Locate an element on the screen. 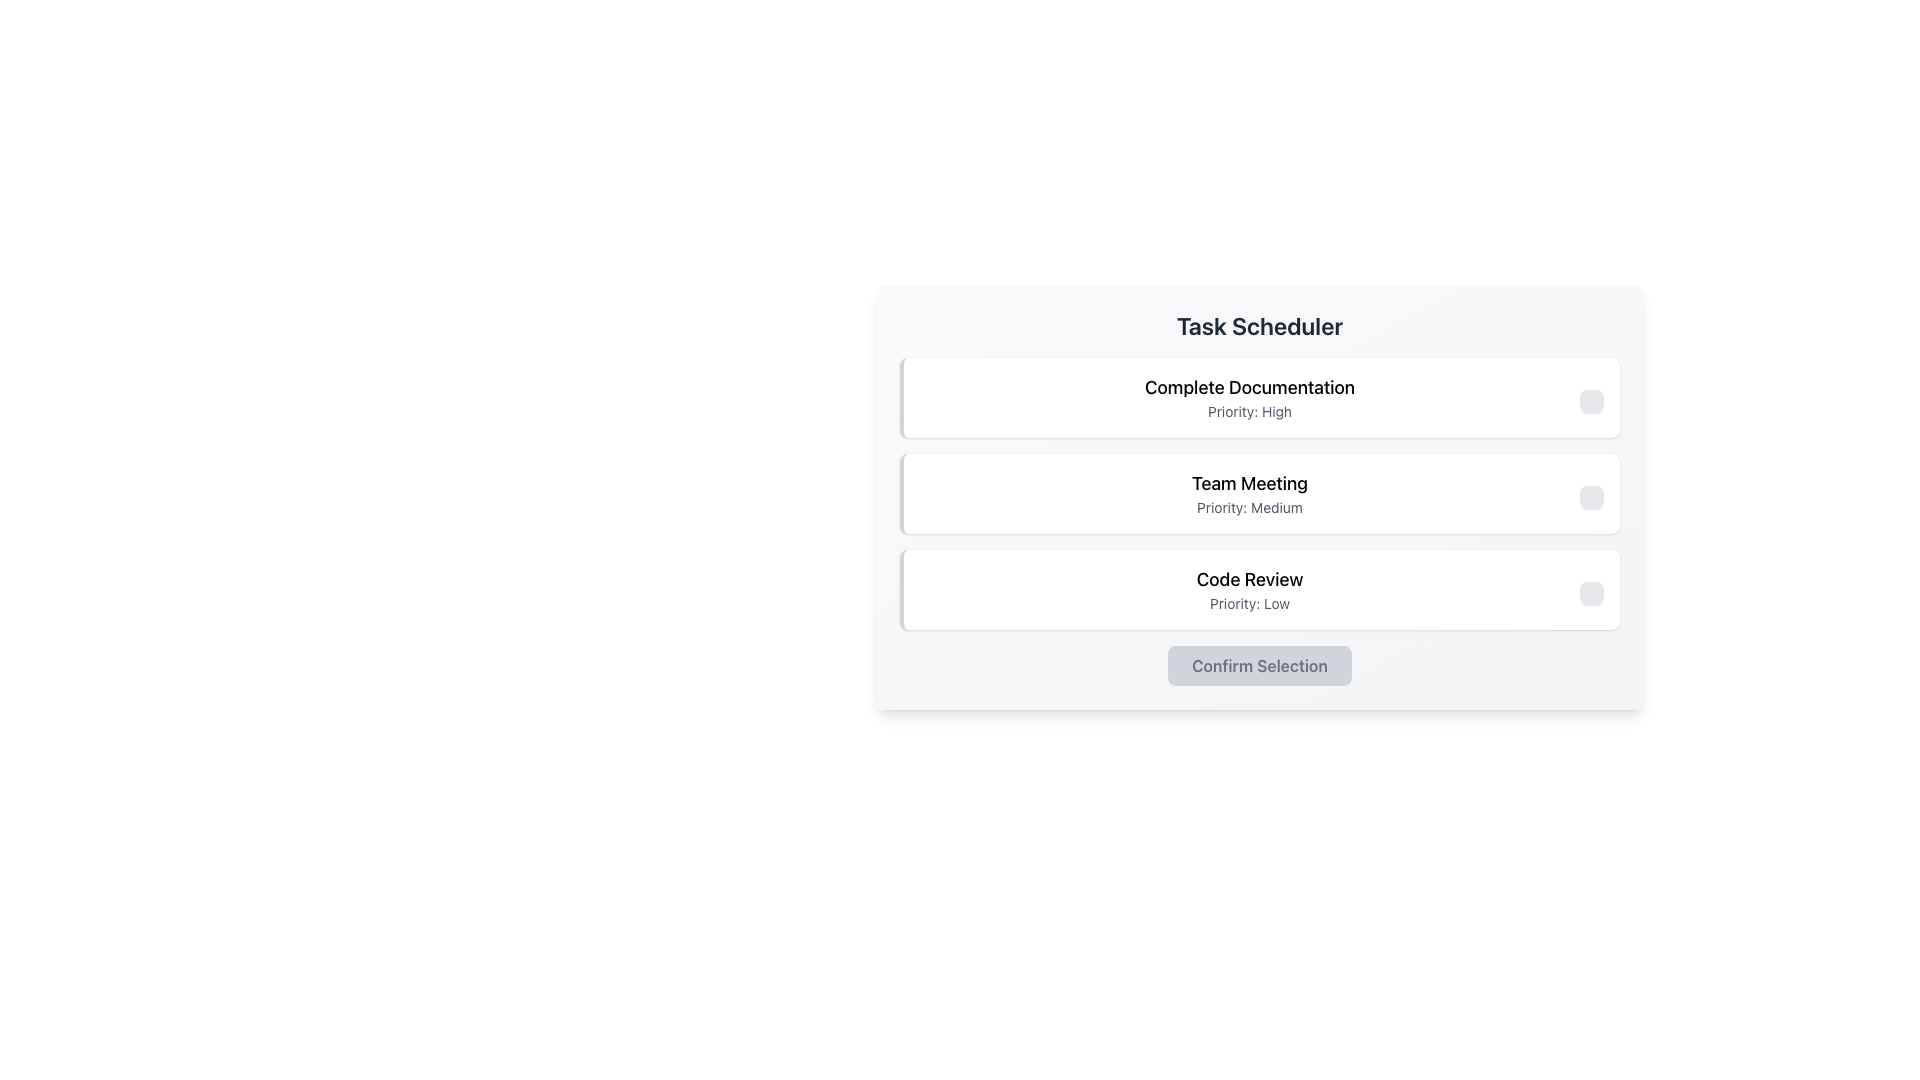 This screenshot has width=1920, height=1080. the 'Team Meeting' informational text block, which is the second item in a vertical list under the 'Task Scheduler' heading, indicating a medium priority task is located at coordinates (1248, 493).